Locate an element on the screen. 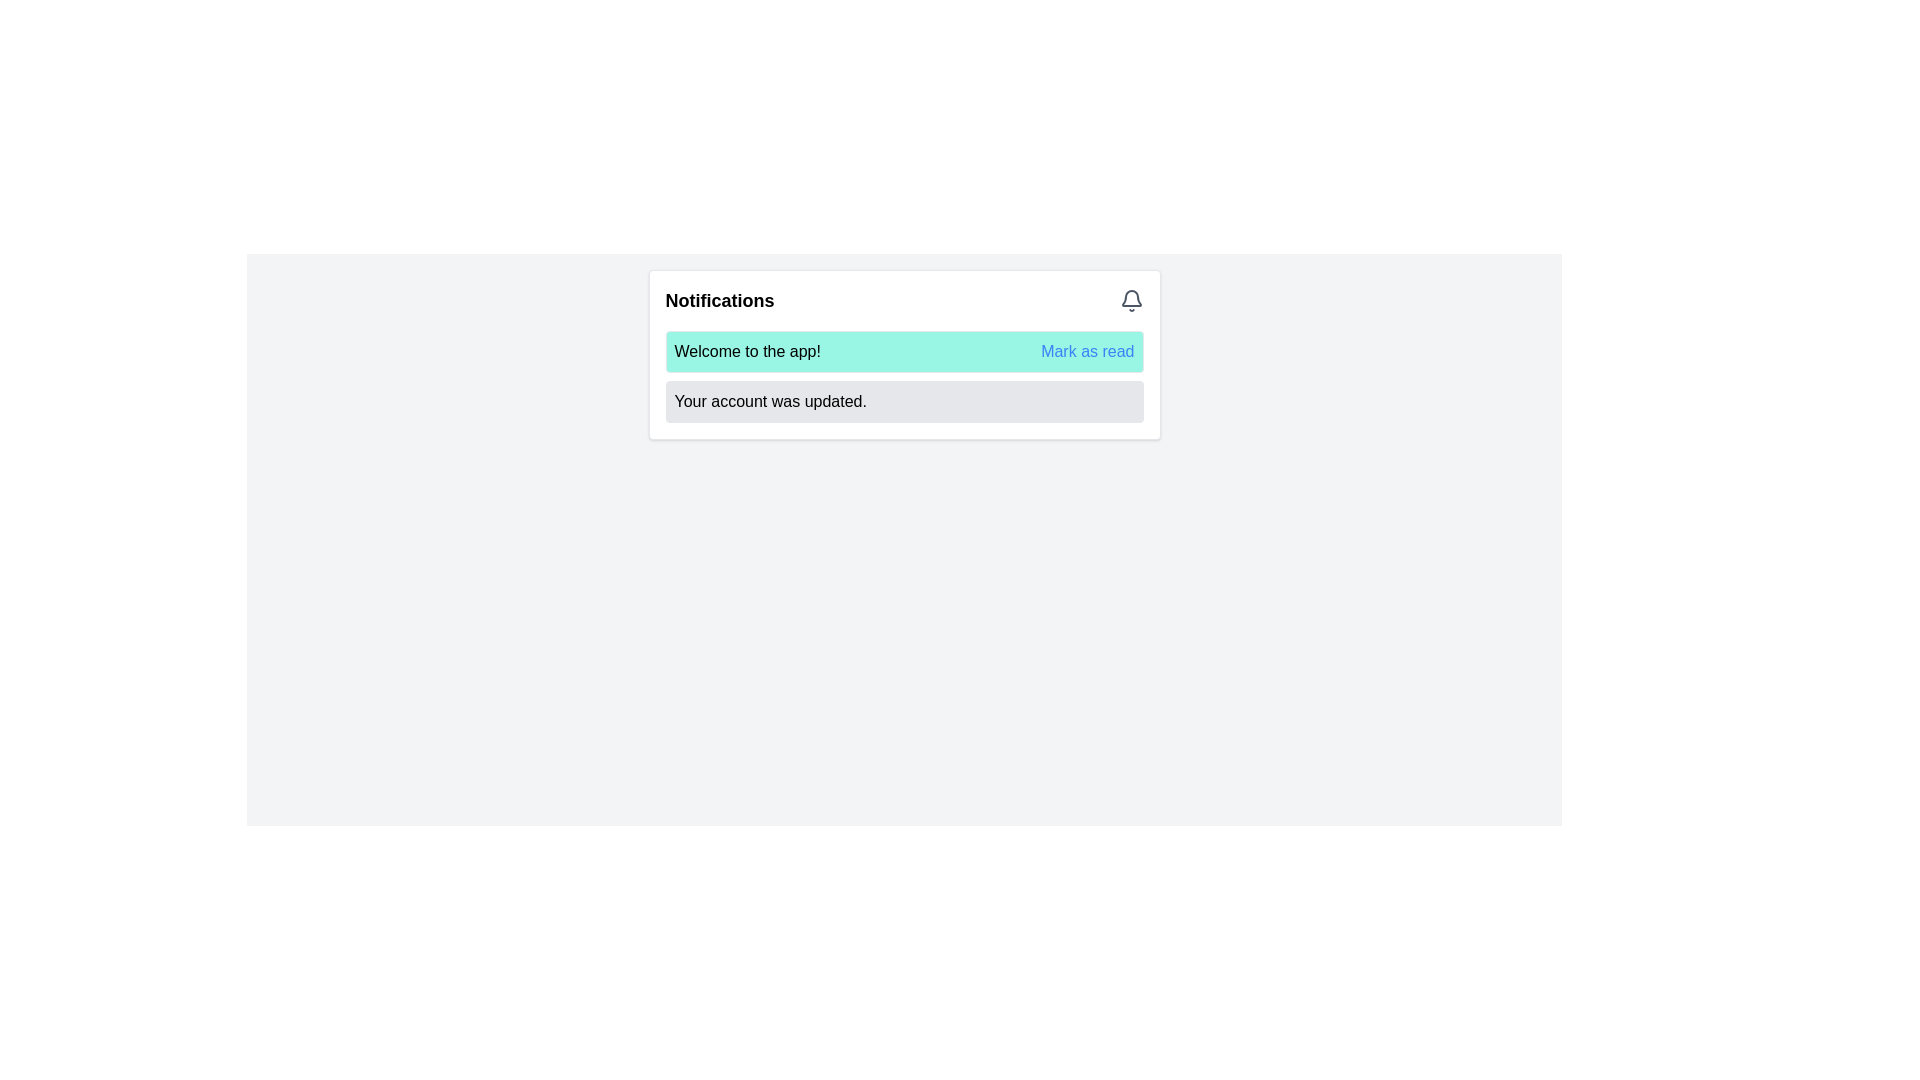 The height and width of the screenshot is (1080, 1920). the bell icon located at the top-right corner of the notification section, next to the 'Notifications' header is located at coordinates (1131, 300).